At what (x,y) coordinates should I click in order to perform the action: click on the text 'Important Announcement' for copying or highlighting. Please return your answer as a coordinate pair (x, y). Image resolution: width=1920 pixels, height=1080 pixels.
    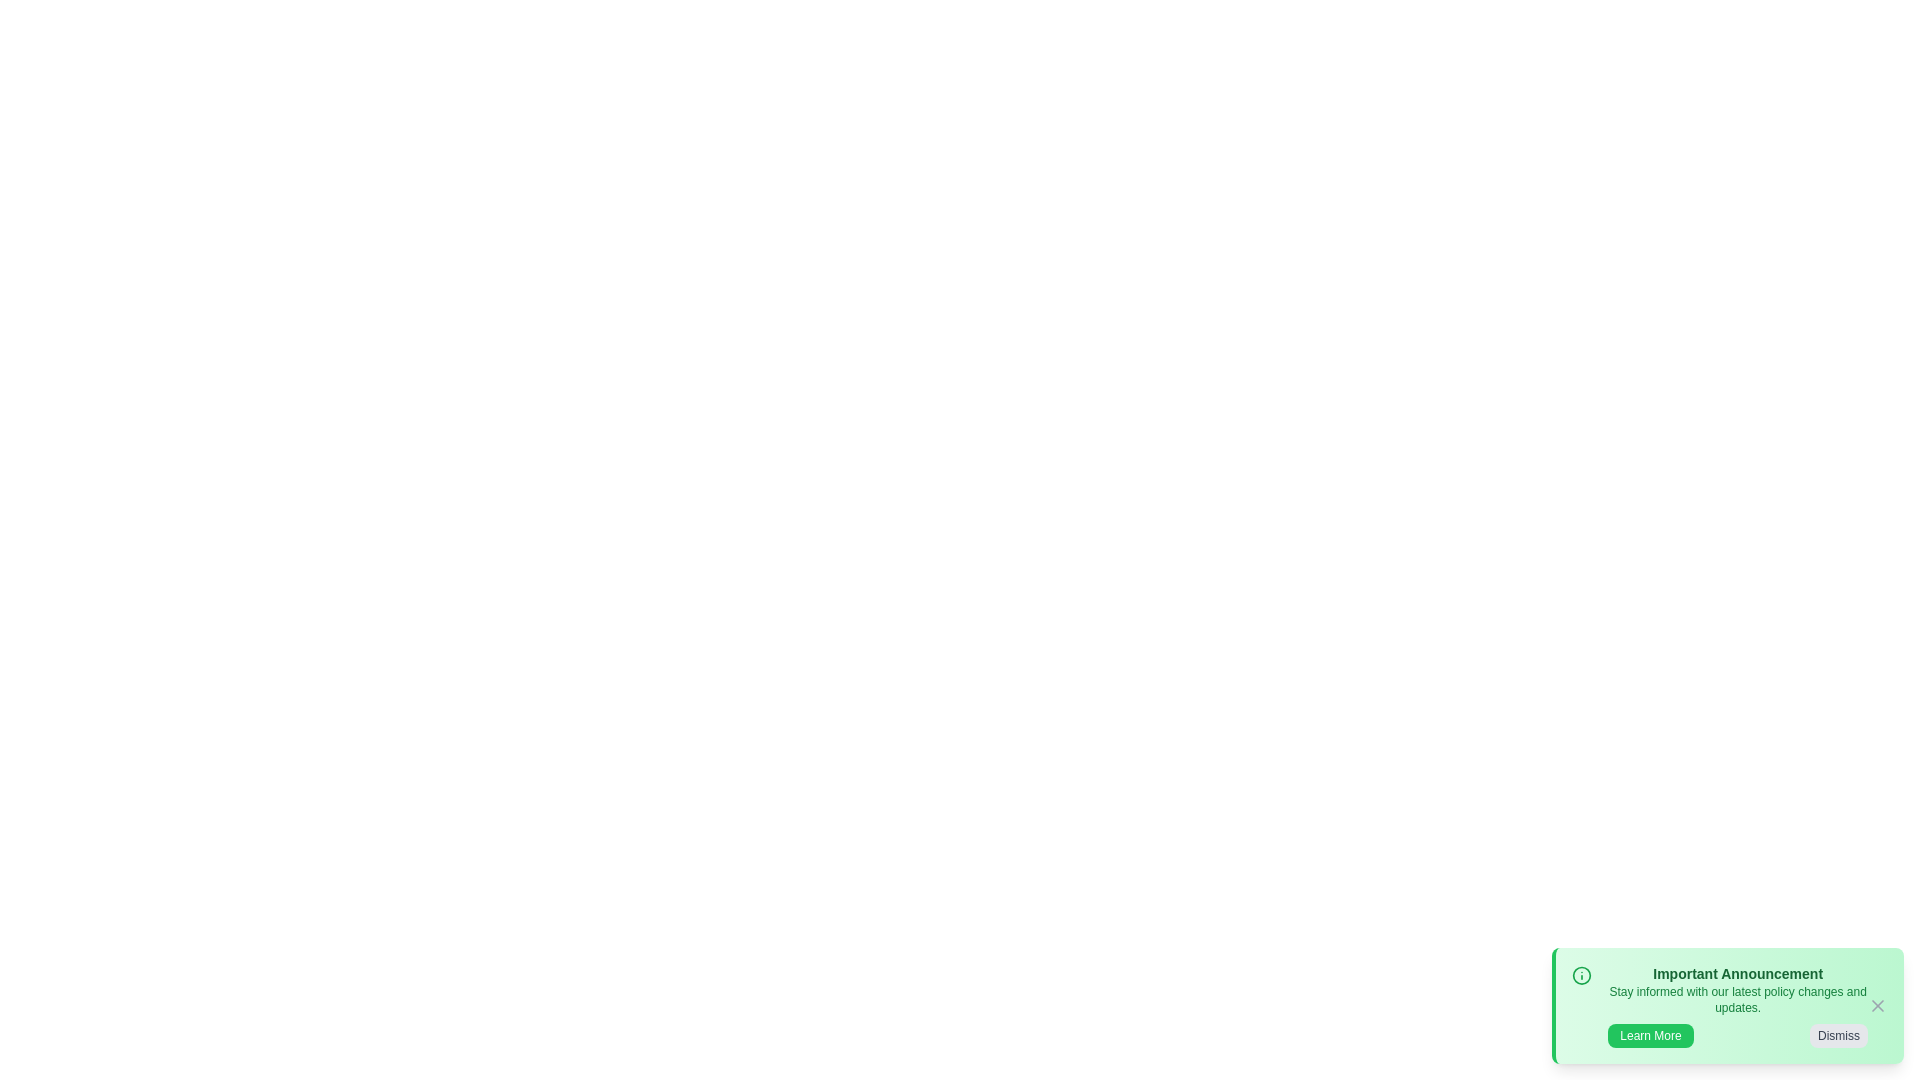
    Looking at the image, I should click on (1736, 973).